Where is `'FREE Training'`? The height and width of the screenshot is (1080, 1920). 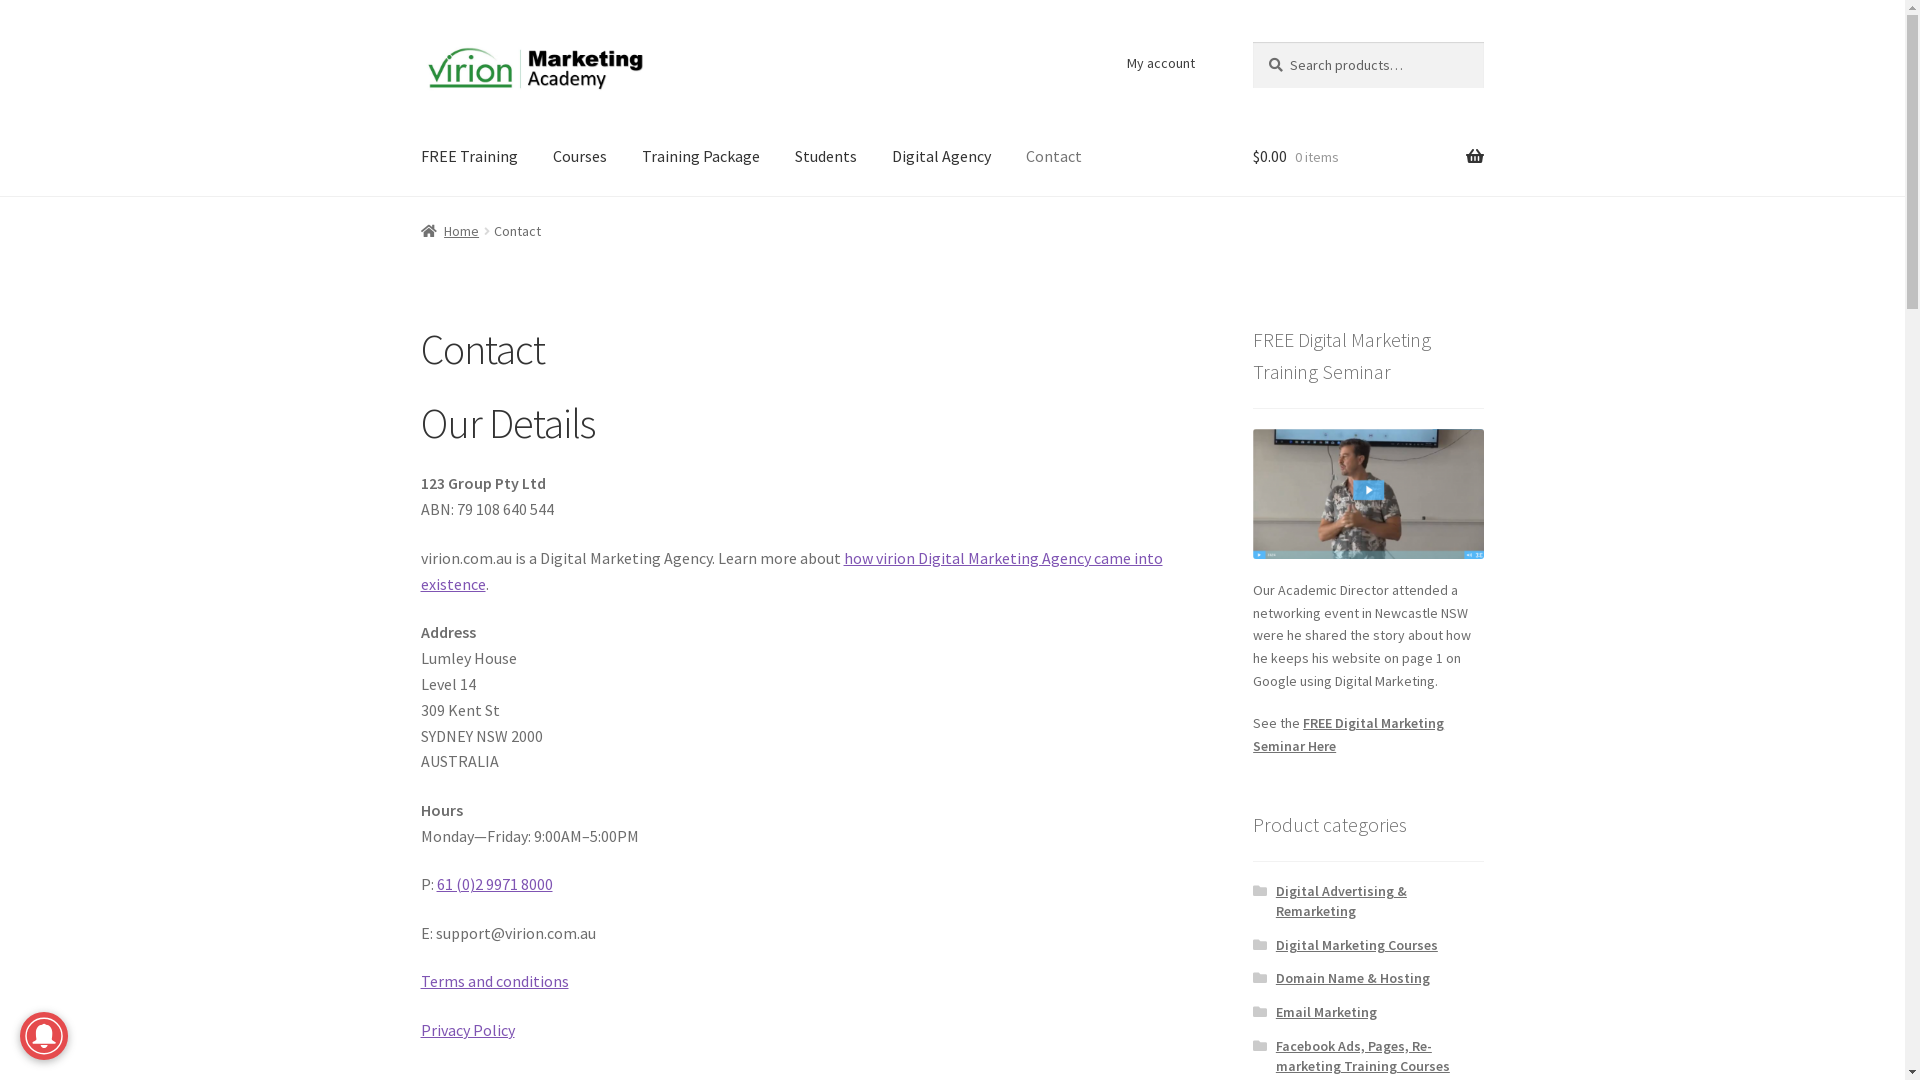
'FREE Training' is located at coordinates (468, 156).